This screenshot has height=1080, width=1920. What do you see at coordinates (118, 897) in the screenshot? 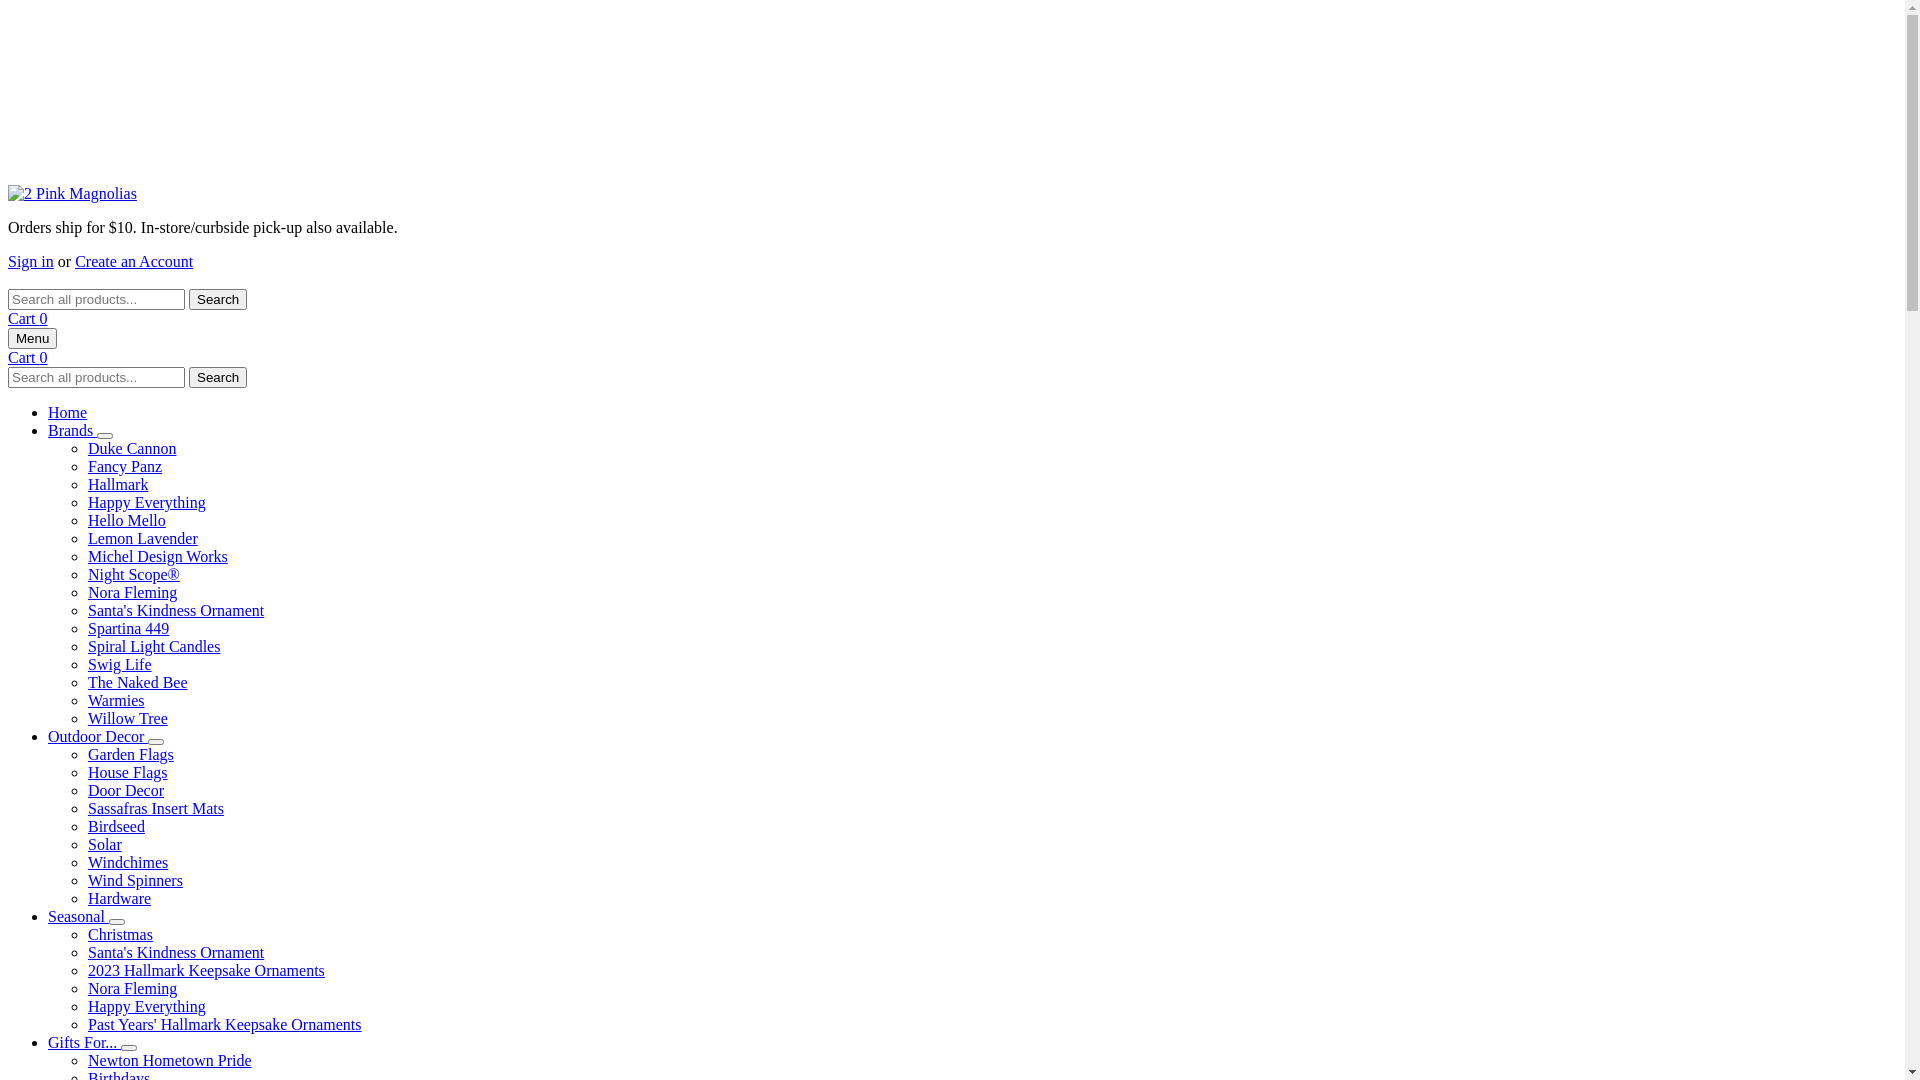
I see `'Hardware'` at bounding box center [118, 897].